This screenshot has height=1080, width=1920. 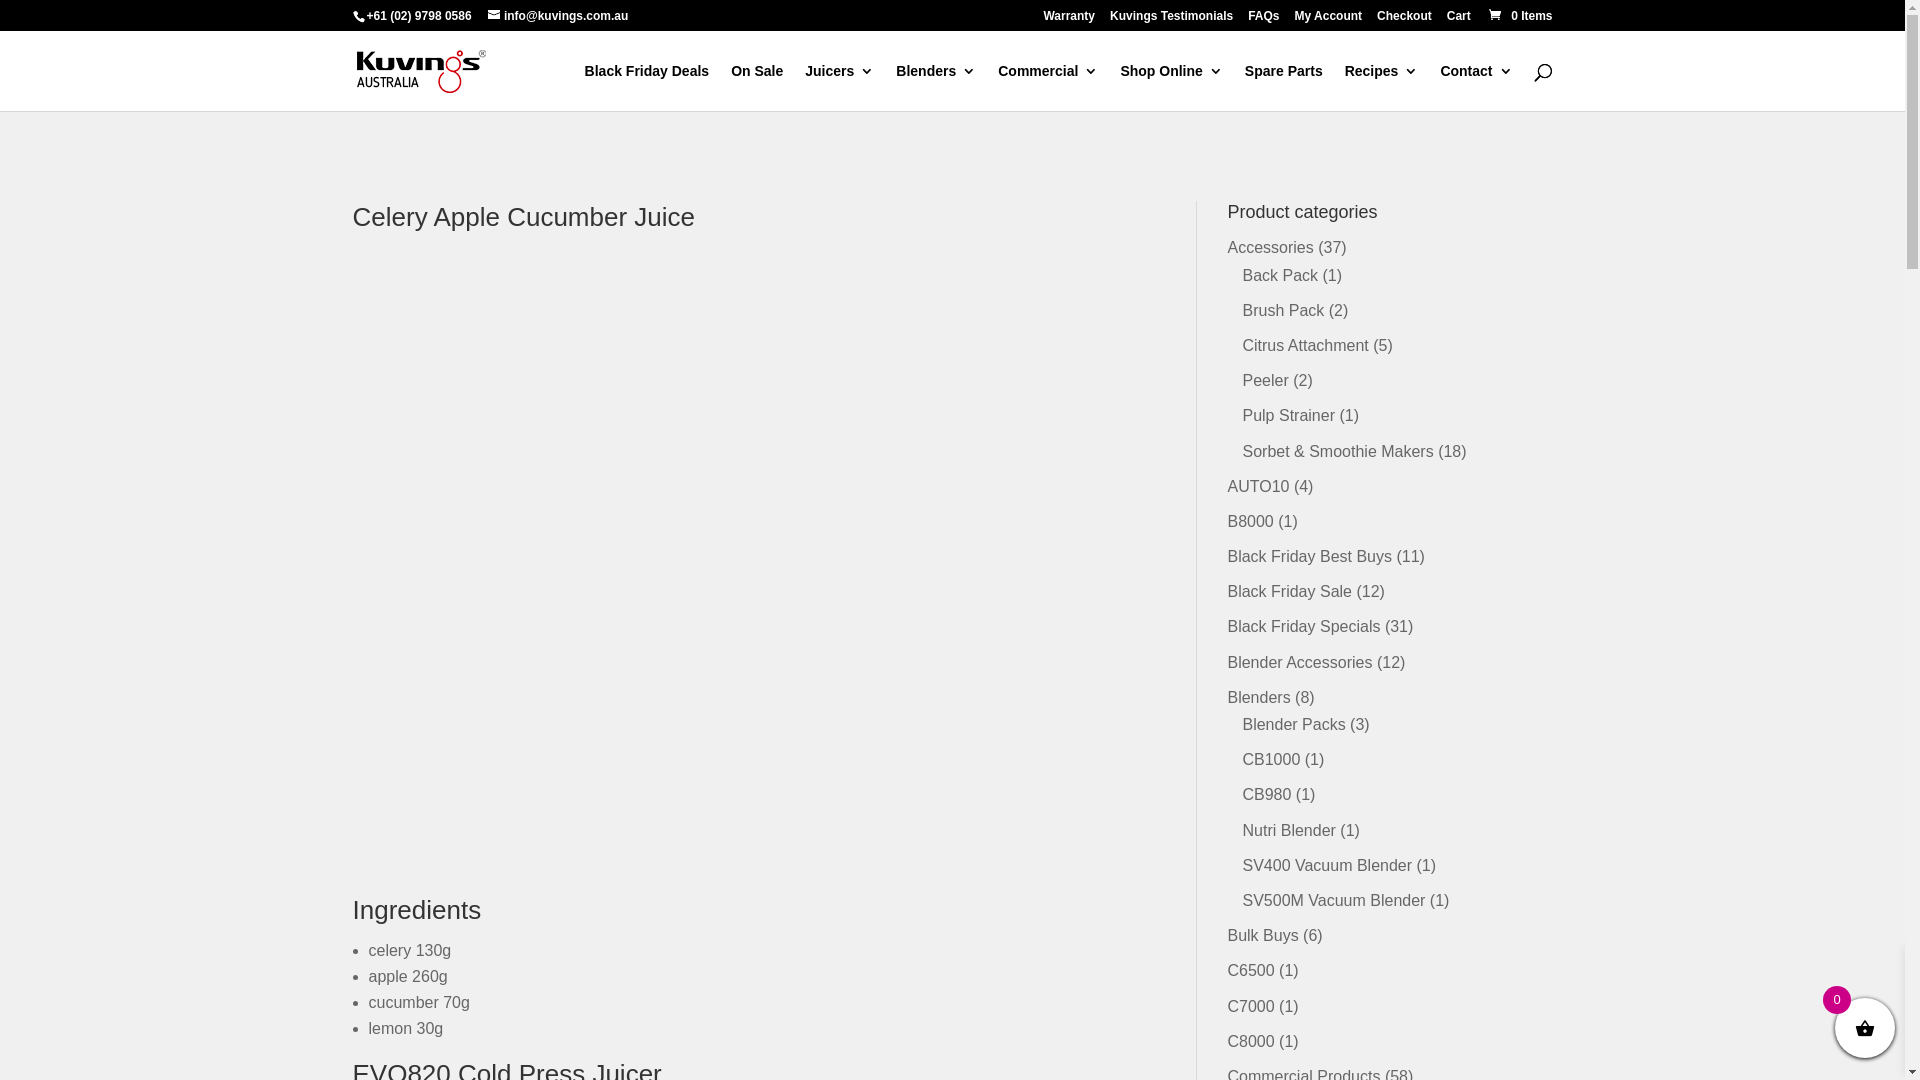 What do you see at coordinates (839, 86) in the screenshot?
I see `'Juicers'` at bounding box center [839, 86].